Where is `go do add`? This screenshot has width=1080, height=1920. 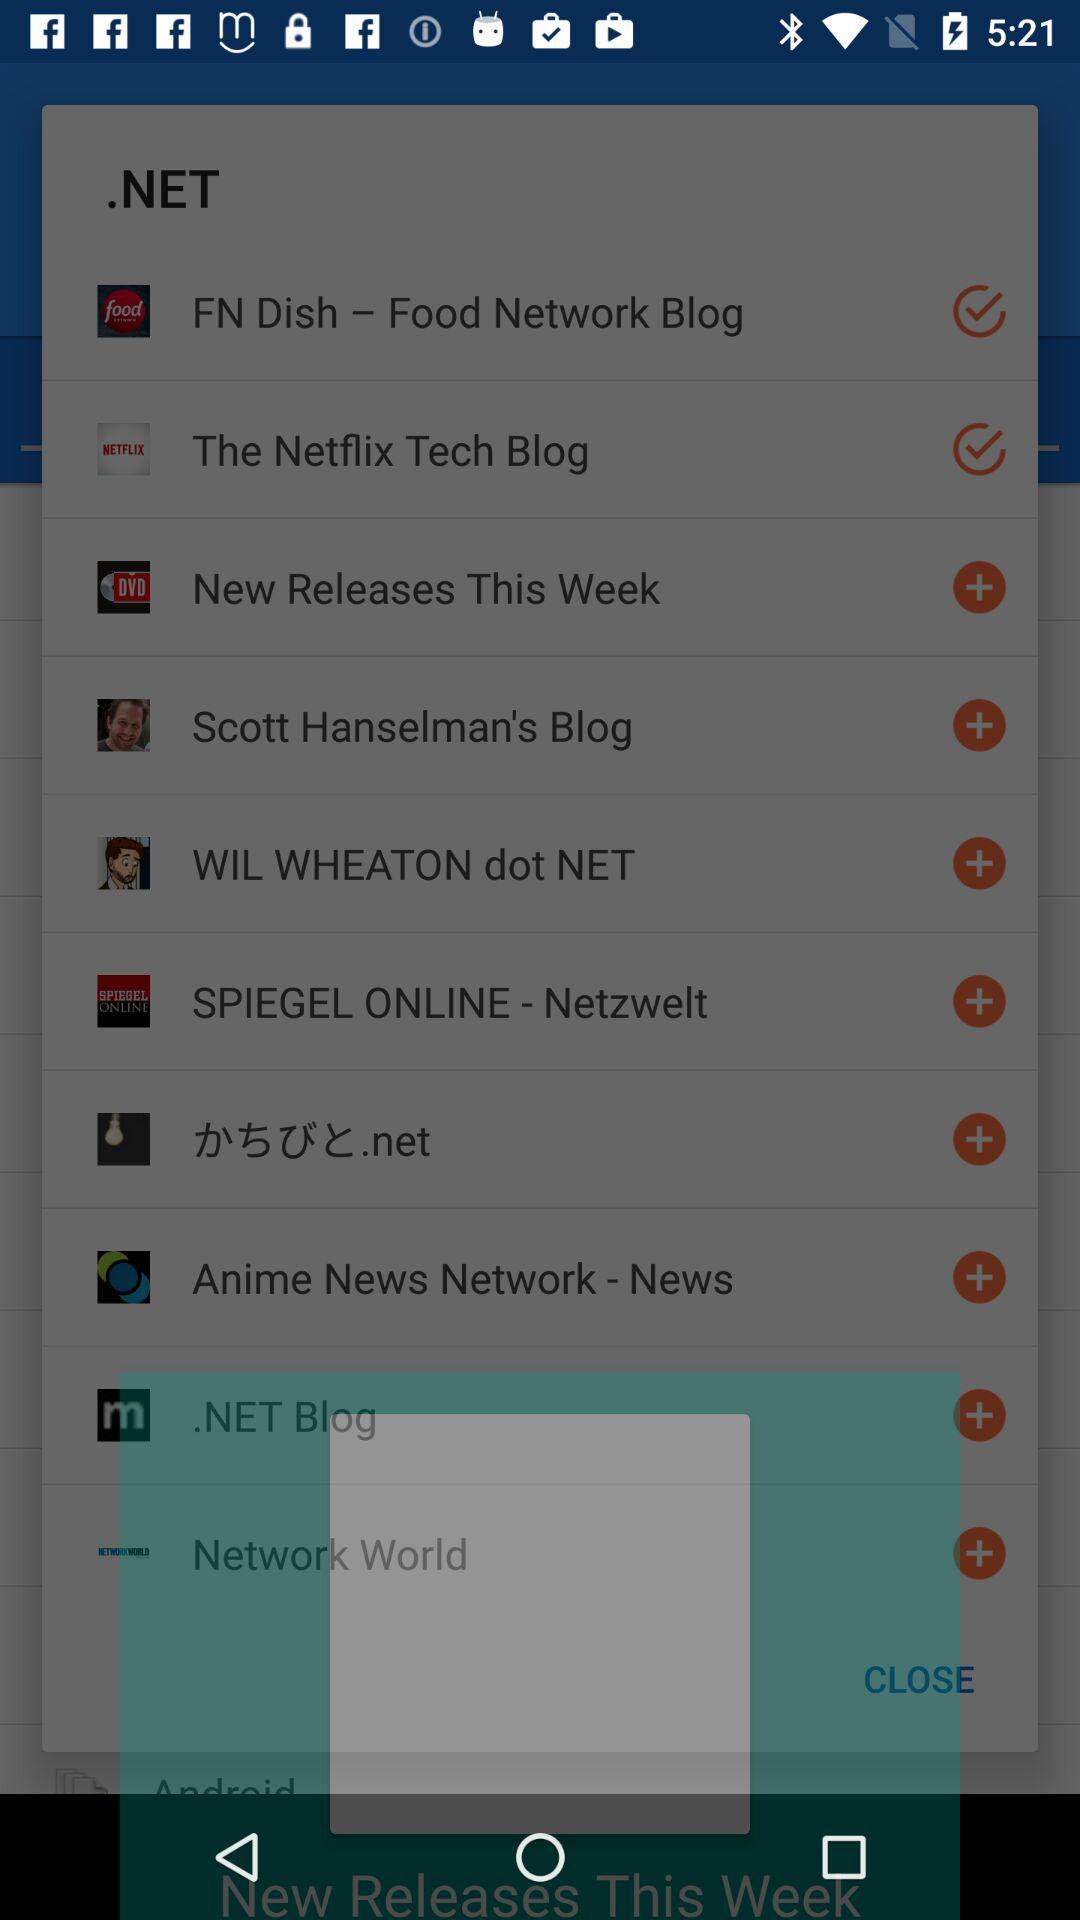 go do add is located at coordinates (978, 724).